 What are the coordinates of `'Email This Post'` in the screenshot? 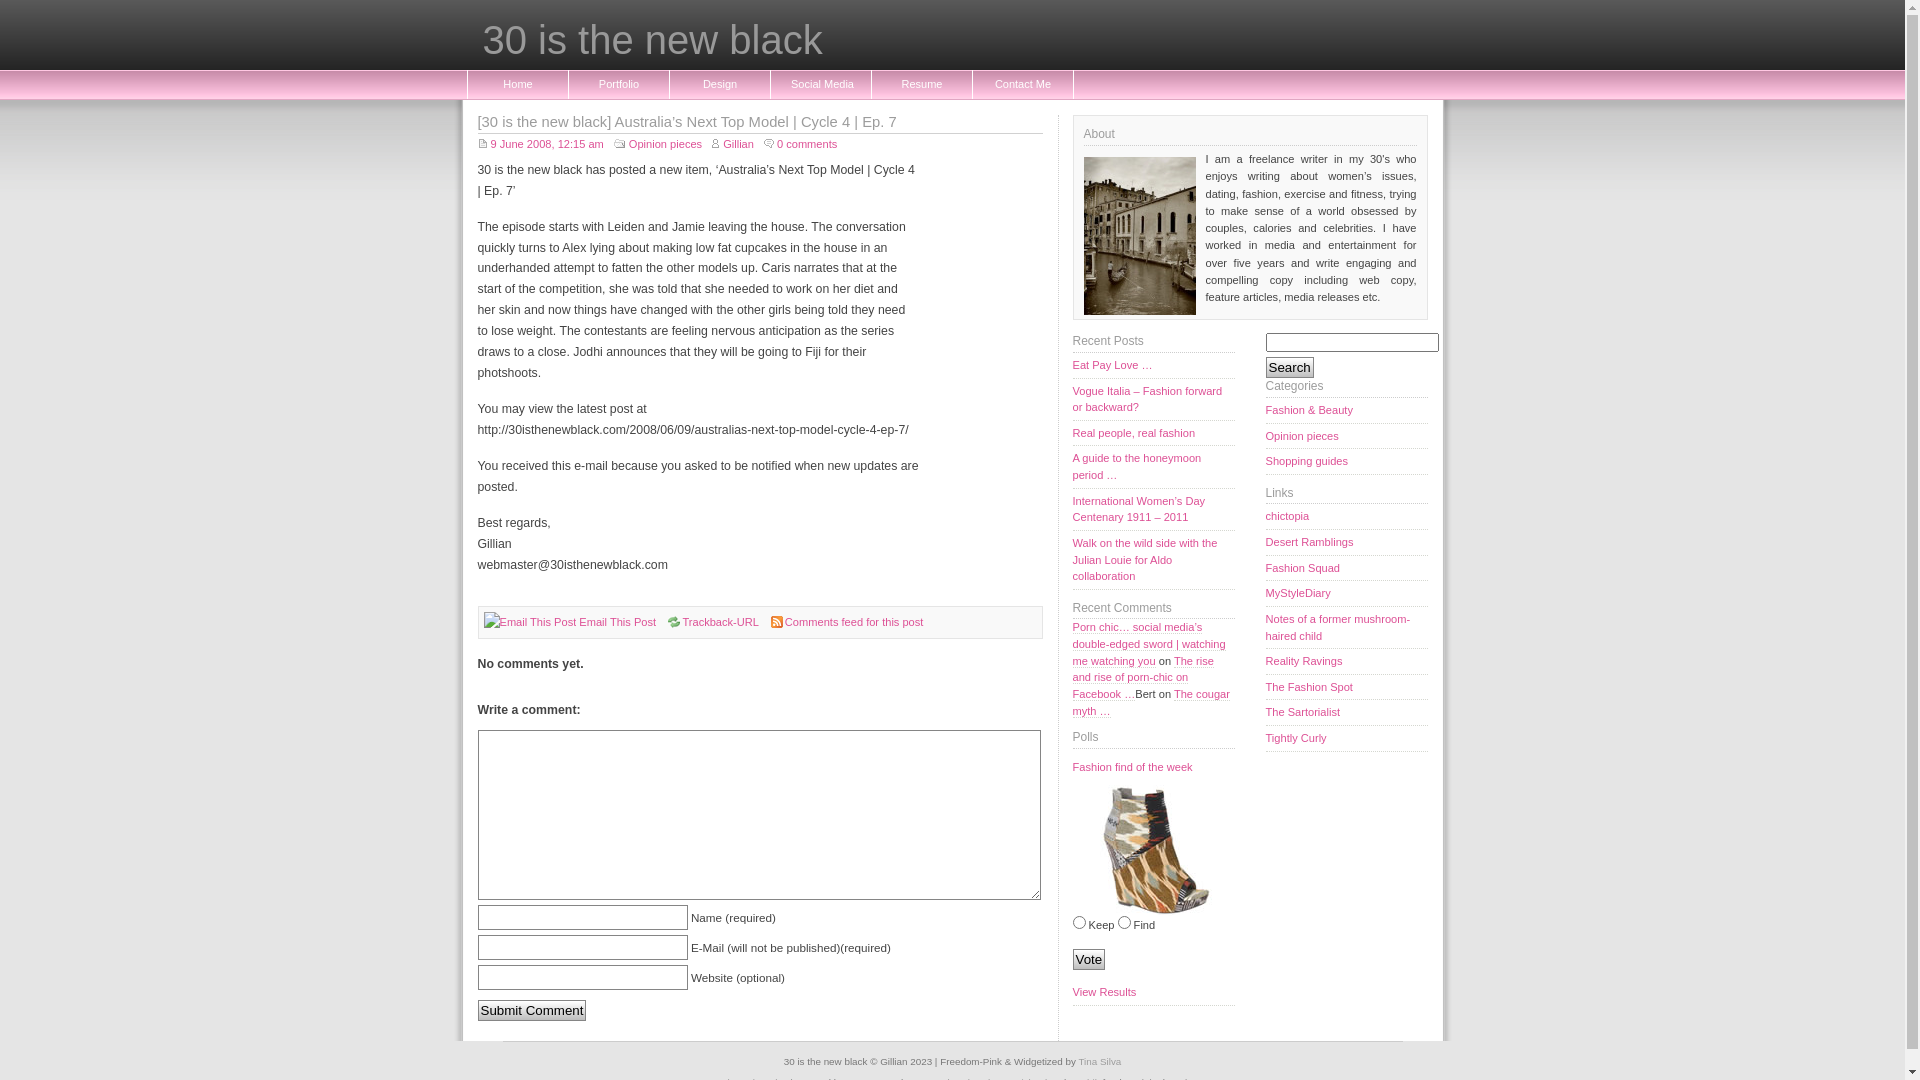 It's located at (578, 620).